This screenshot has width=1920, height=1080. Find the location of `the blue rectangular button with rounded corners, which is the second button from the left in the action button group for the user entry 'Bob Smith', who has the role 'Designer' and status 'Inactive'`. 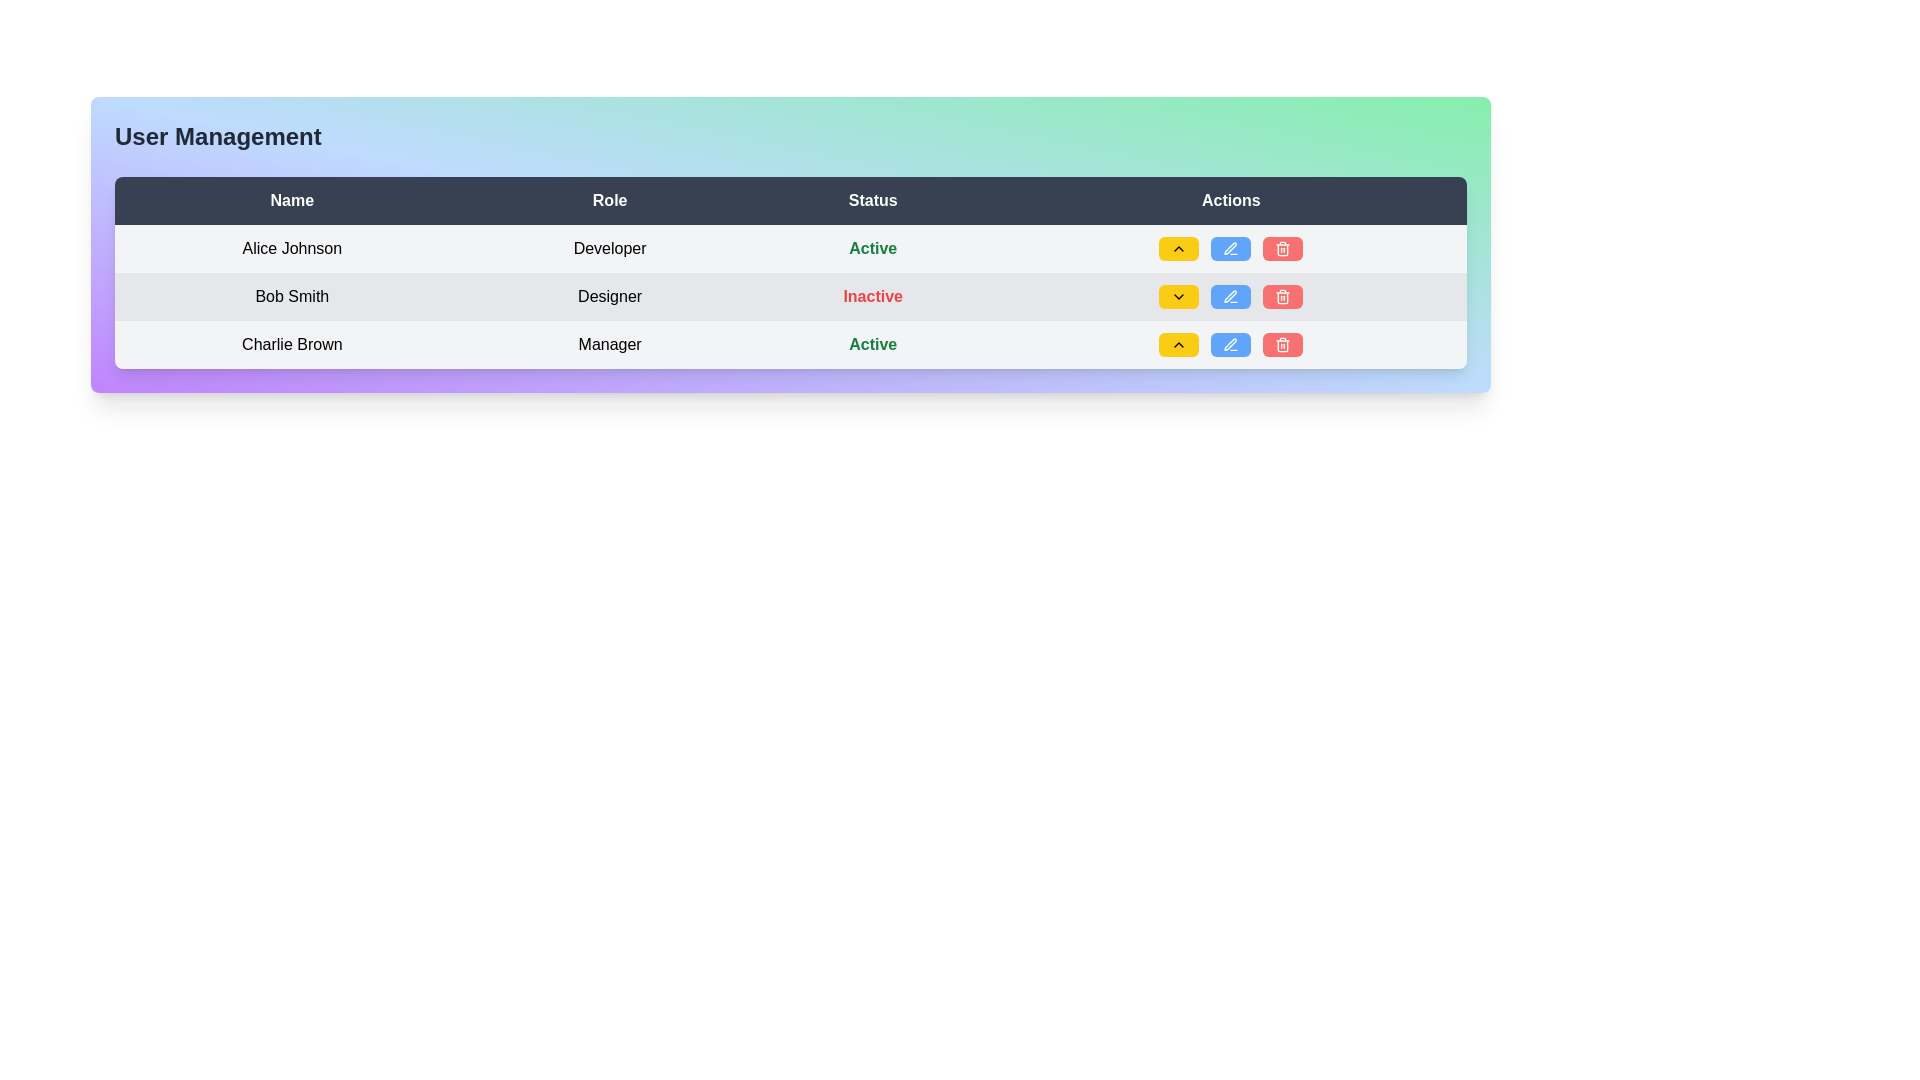

the blue rectangular button with rounded corners, which is the second button from the left in the action button group for the user entry 'Bob Smith', who has the role 'Designer' and status 'Inactive' is located at coordinates (1230, 297).